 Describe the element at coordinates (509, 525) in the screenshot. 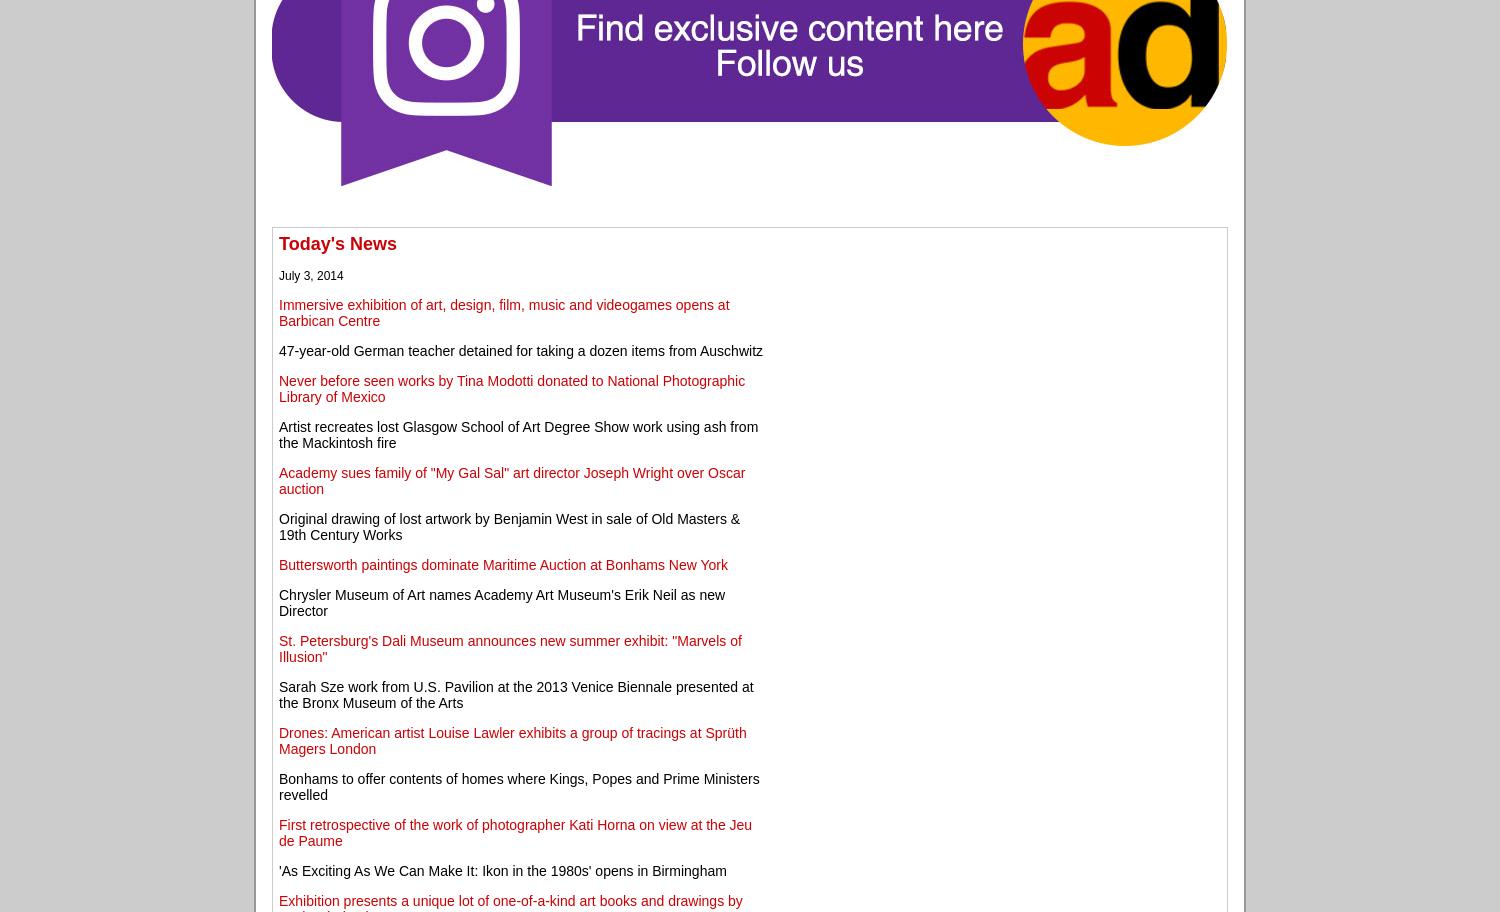

I see `'Original drawing of lost artwork by Benjamin West in sale of Old Masters & 19th Century Works'` at that location.